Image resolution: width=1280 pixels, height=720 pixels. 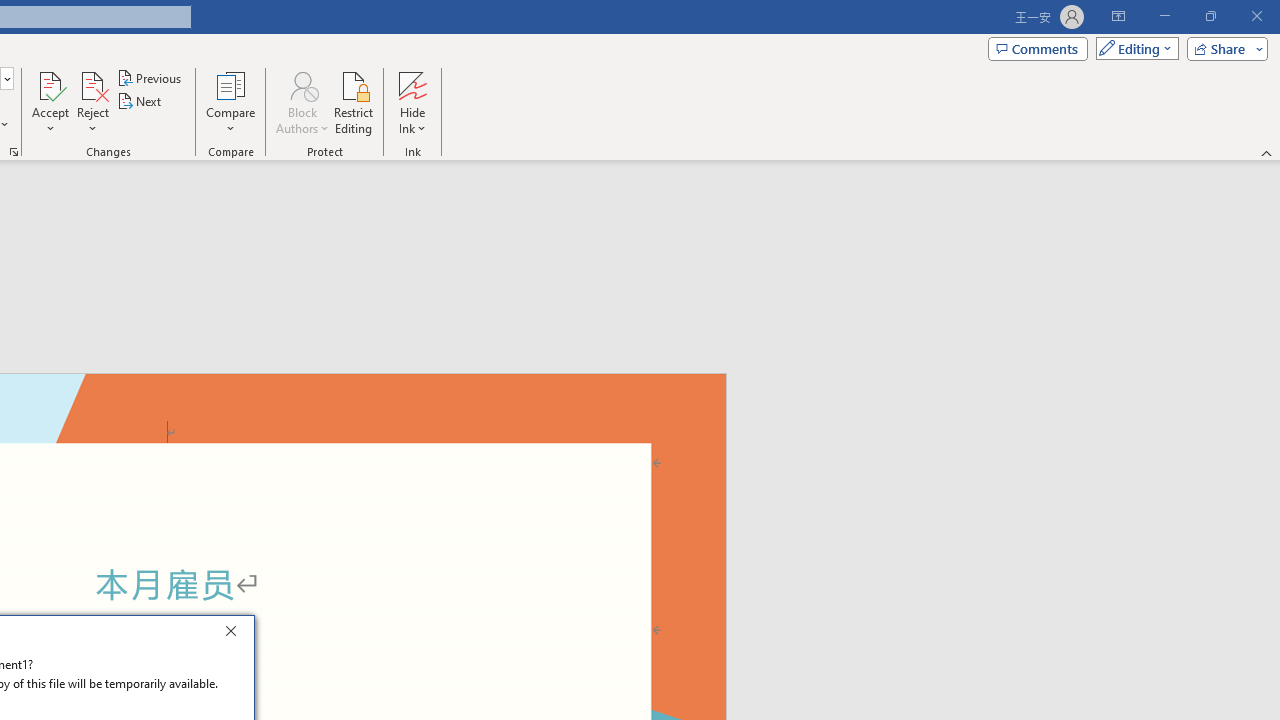 I want to click on 'Collapse the Ribbon', so click(x=1266, y=152).